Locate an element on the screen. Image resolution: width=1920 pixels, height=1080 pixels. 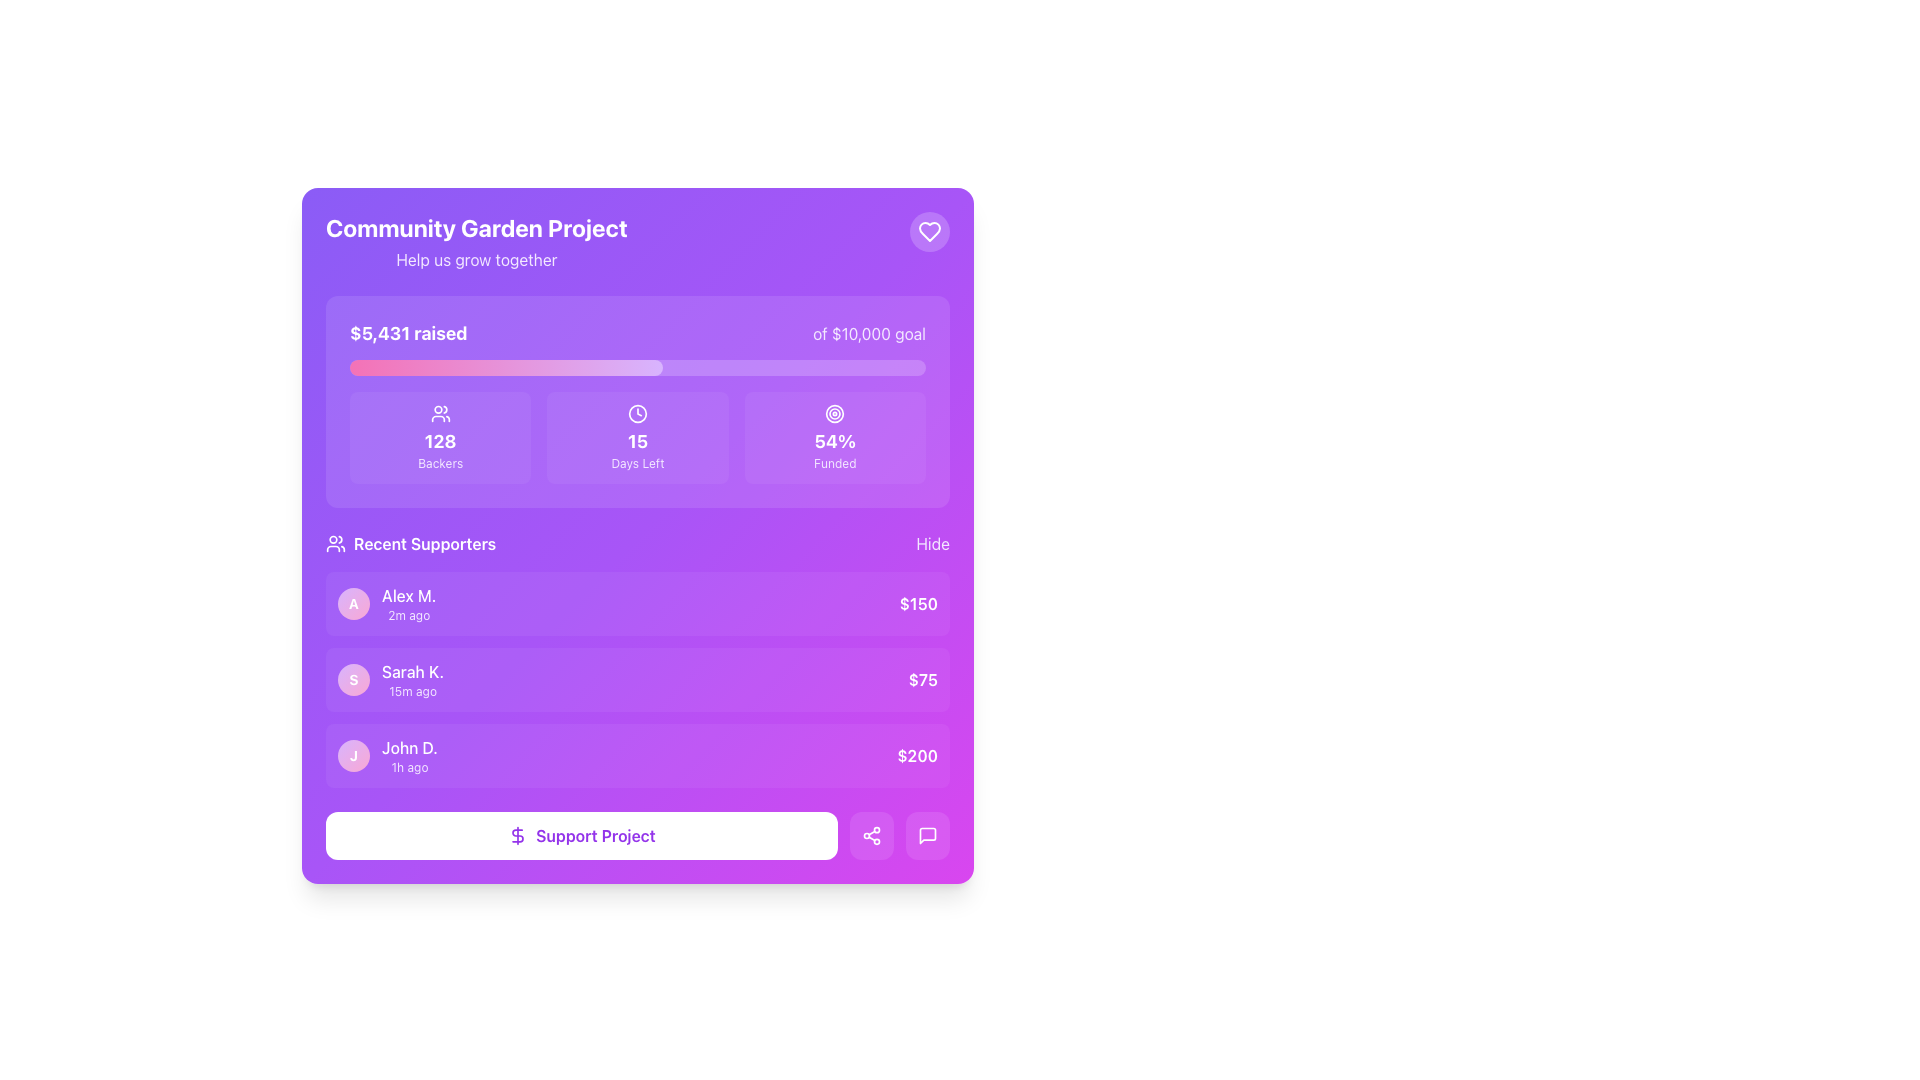
the 'Support Project' button, which has rounded edges, a white background, and purple text, located at the bottom of a purple-themed interface is located at coordinates (580, 836).